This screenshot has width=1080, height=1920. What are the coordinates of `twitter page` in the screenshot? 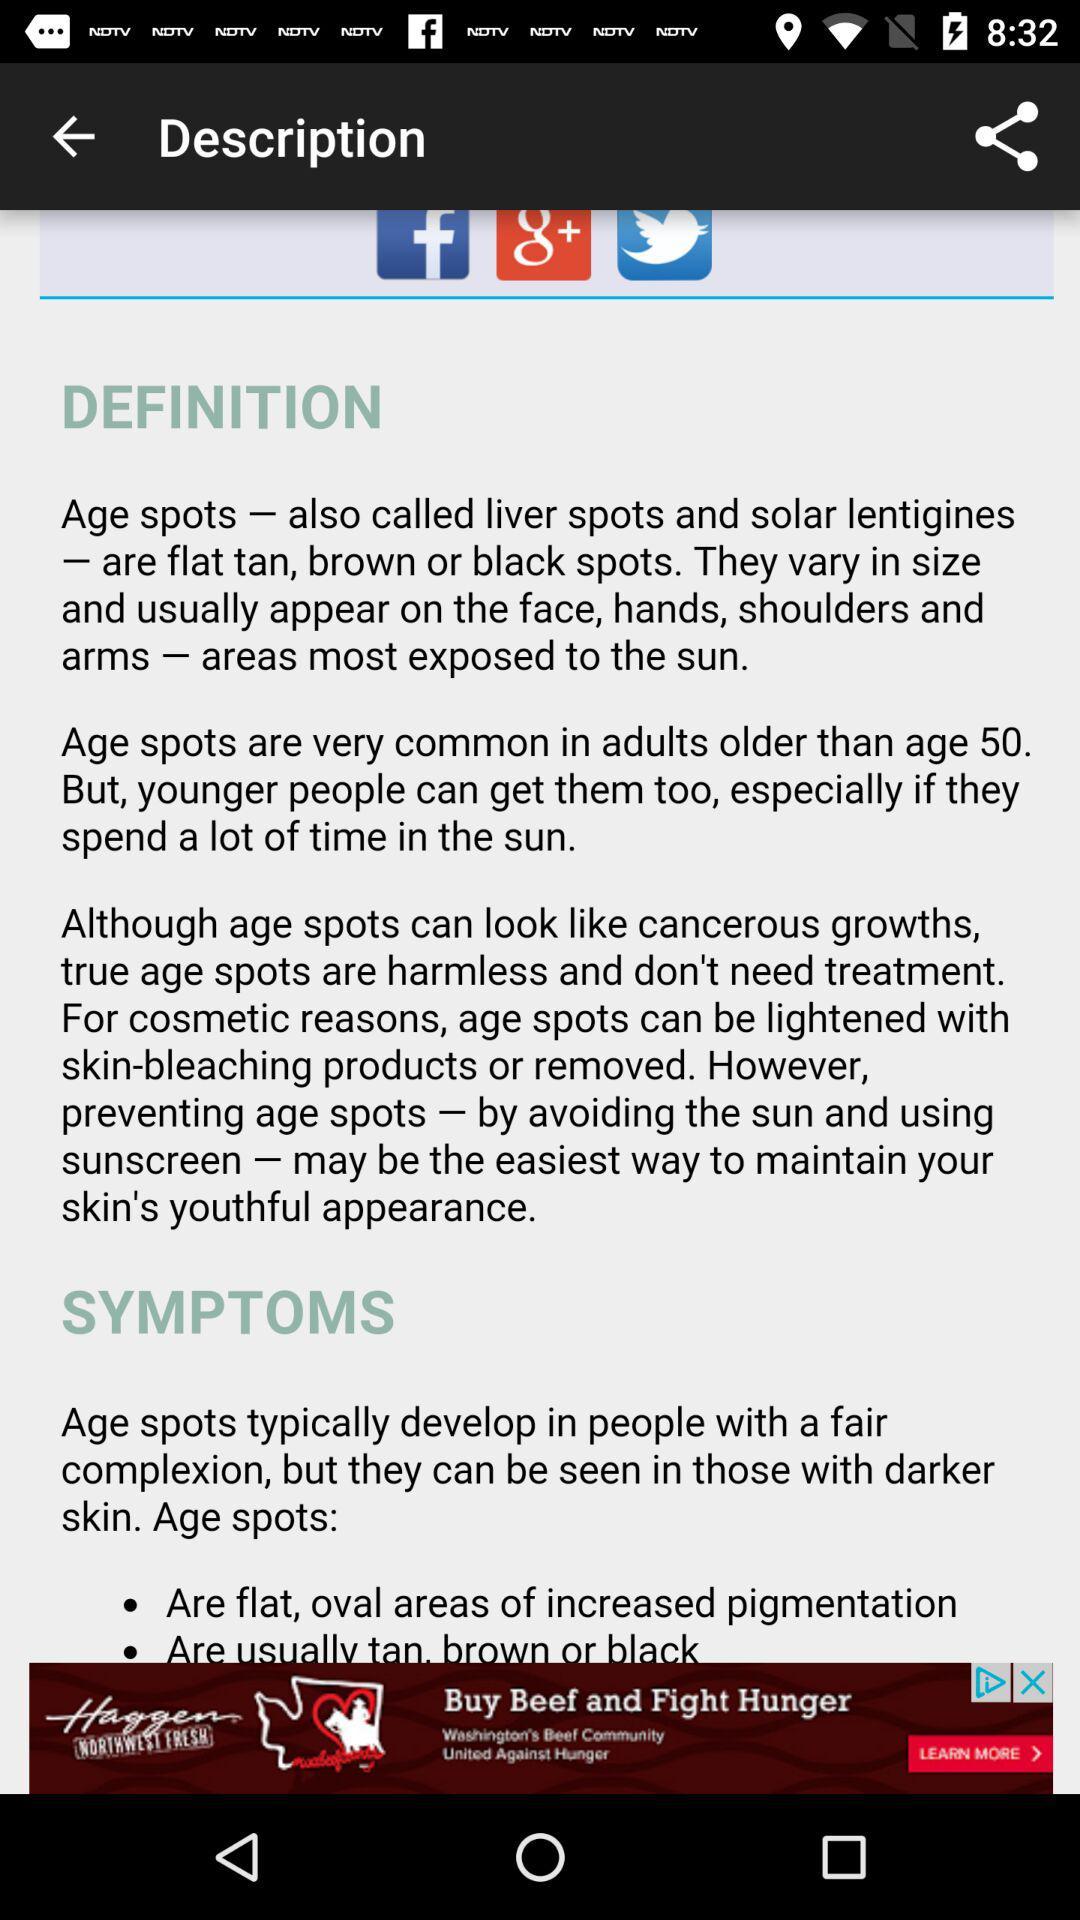 It's located at (667, 252).